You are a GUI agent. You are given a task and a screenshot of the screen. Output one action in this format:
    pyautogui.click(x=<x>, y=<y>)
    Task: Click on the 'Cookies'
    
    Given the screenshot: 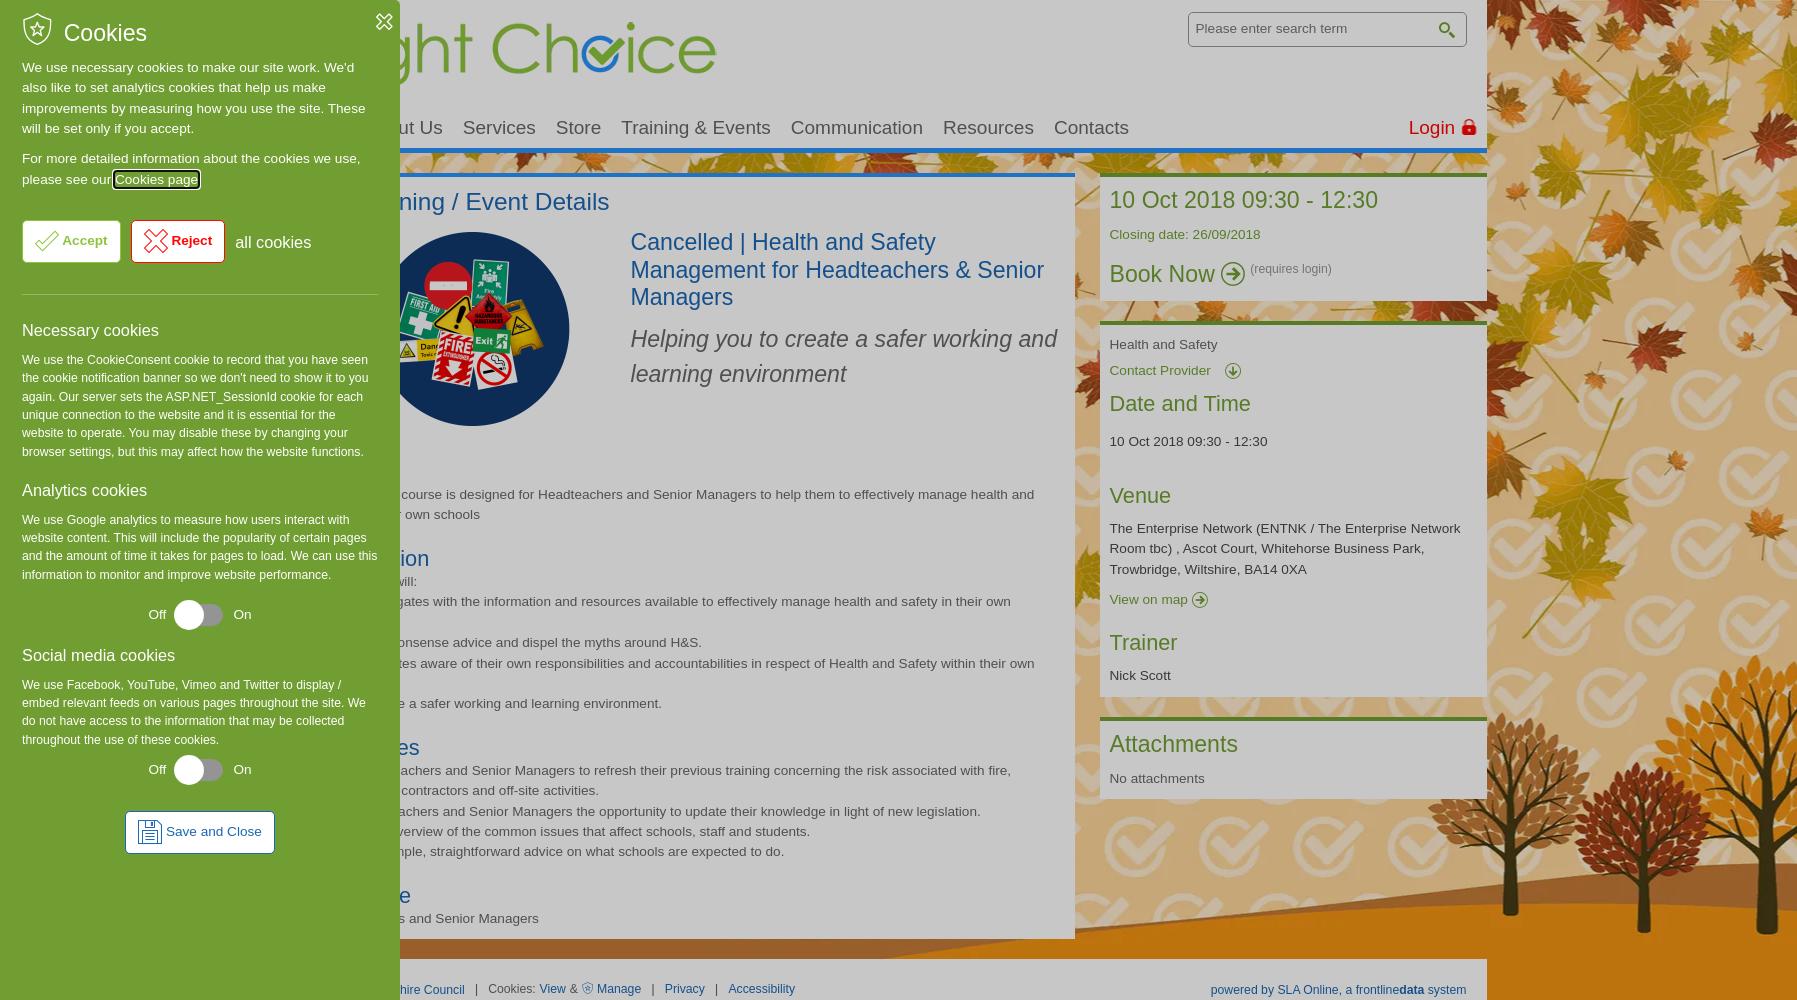 What is the action you would take?
    pyautogui.click(x=103, y=33)
    